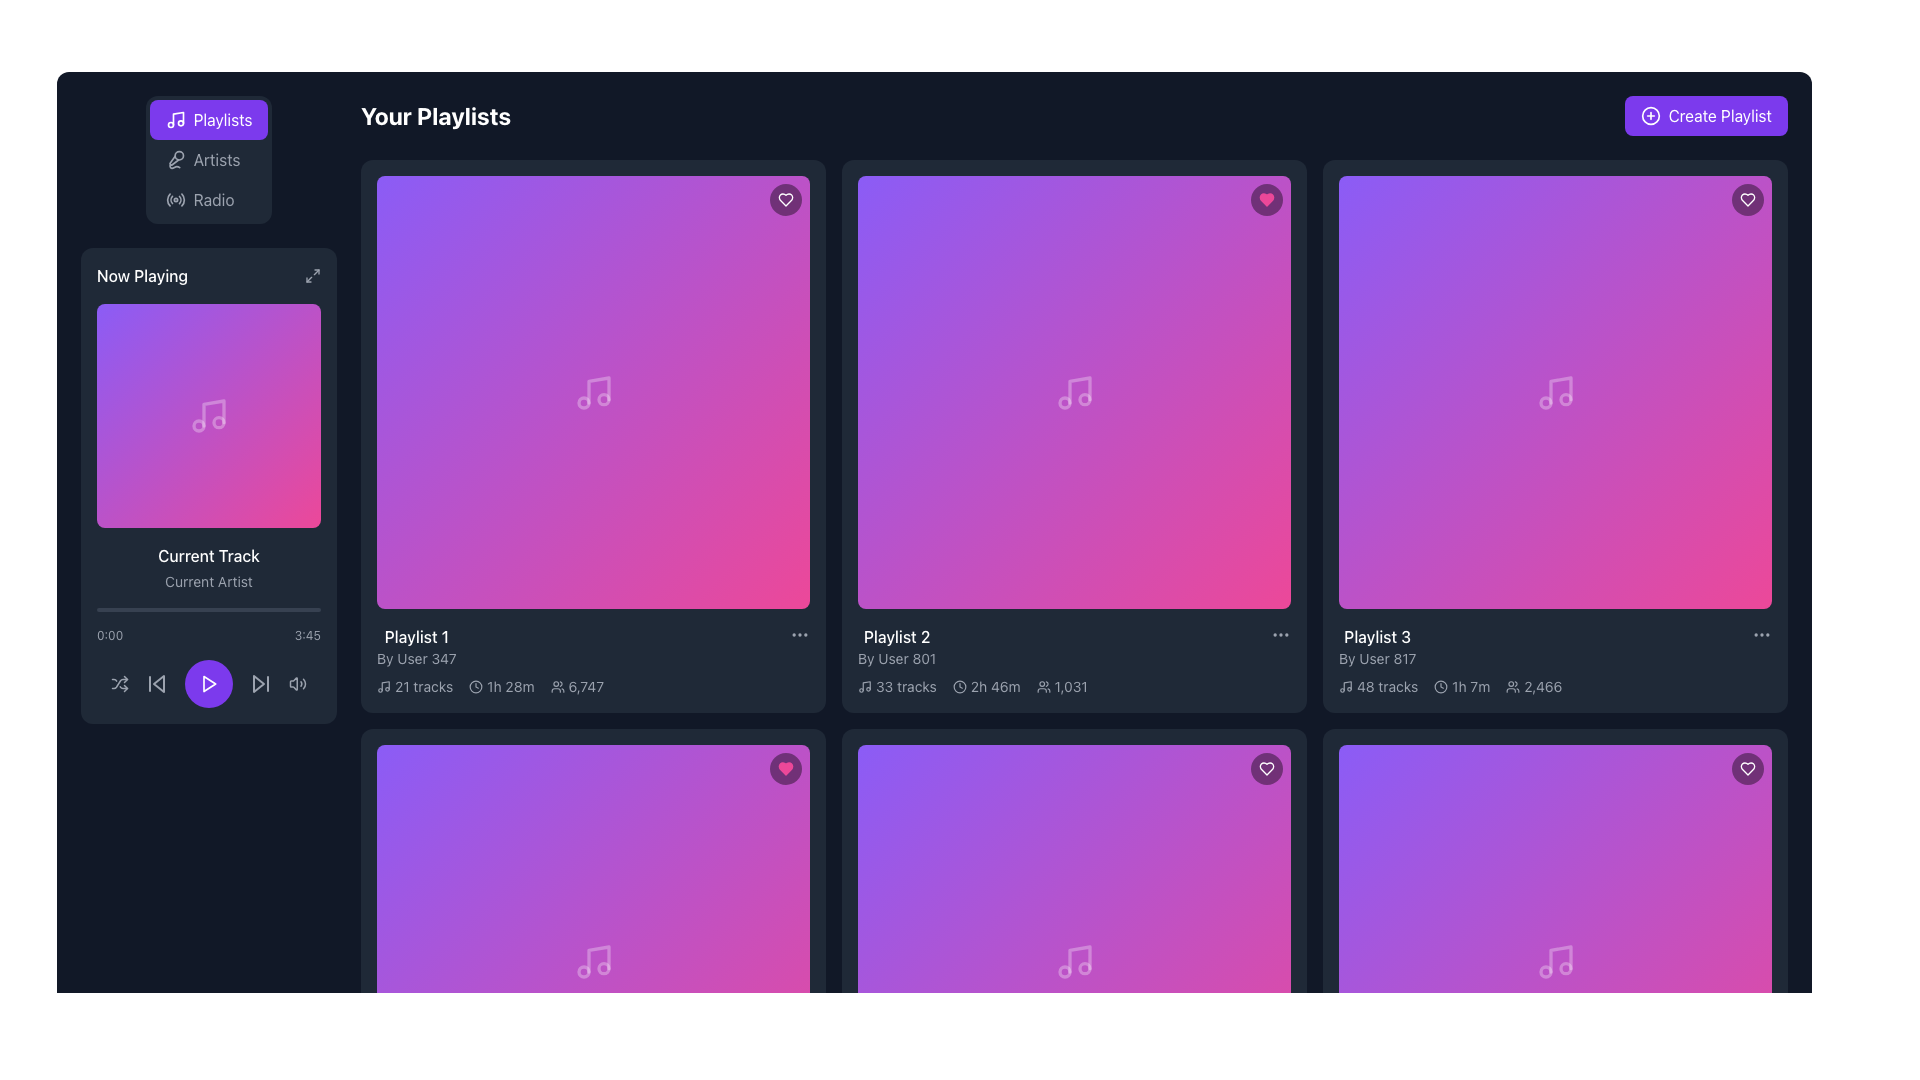  I want to click on the informational label with the text '1,031' and the icon depicting a group of people, located within the card for 'Playlist 2' next to the duration label, so click(1061, 685).